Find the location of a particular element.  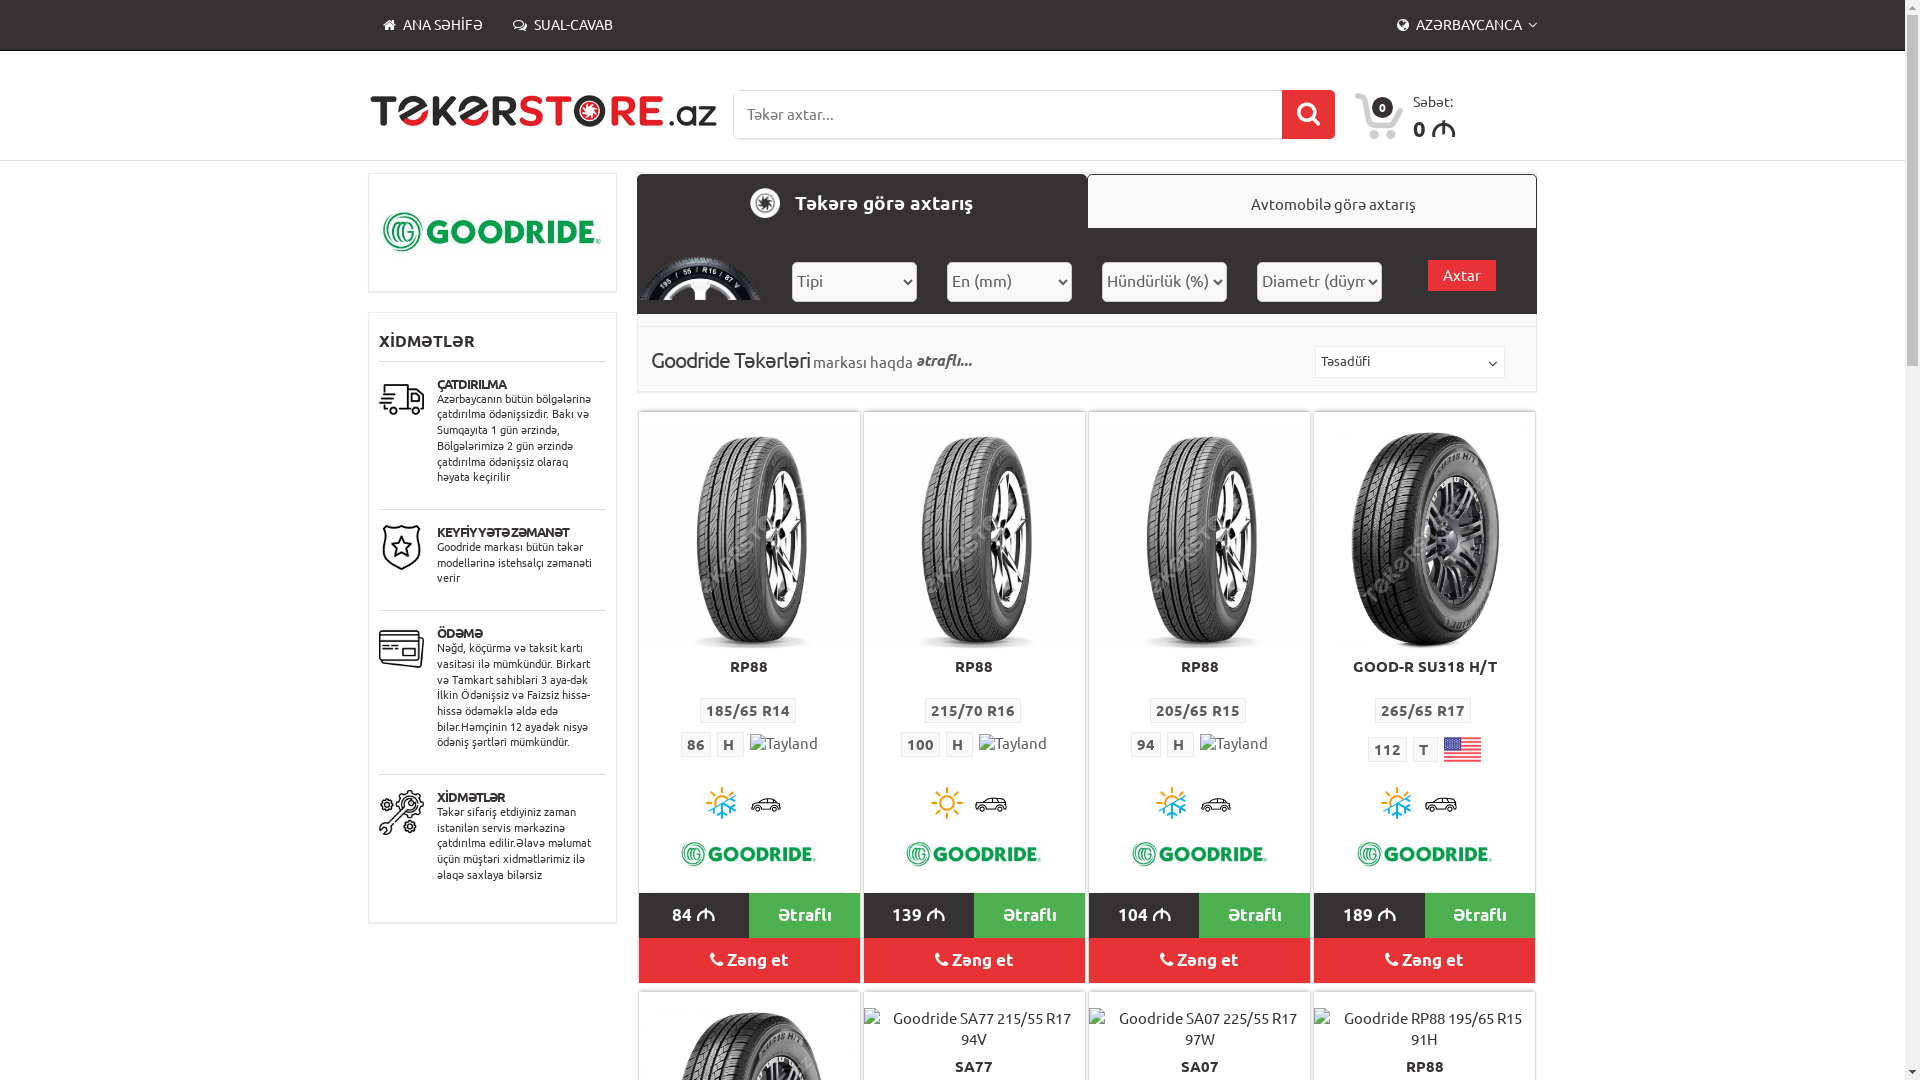

'Axtar' is located at coordinates (1462, 275).